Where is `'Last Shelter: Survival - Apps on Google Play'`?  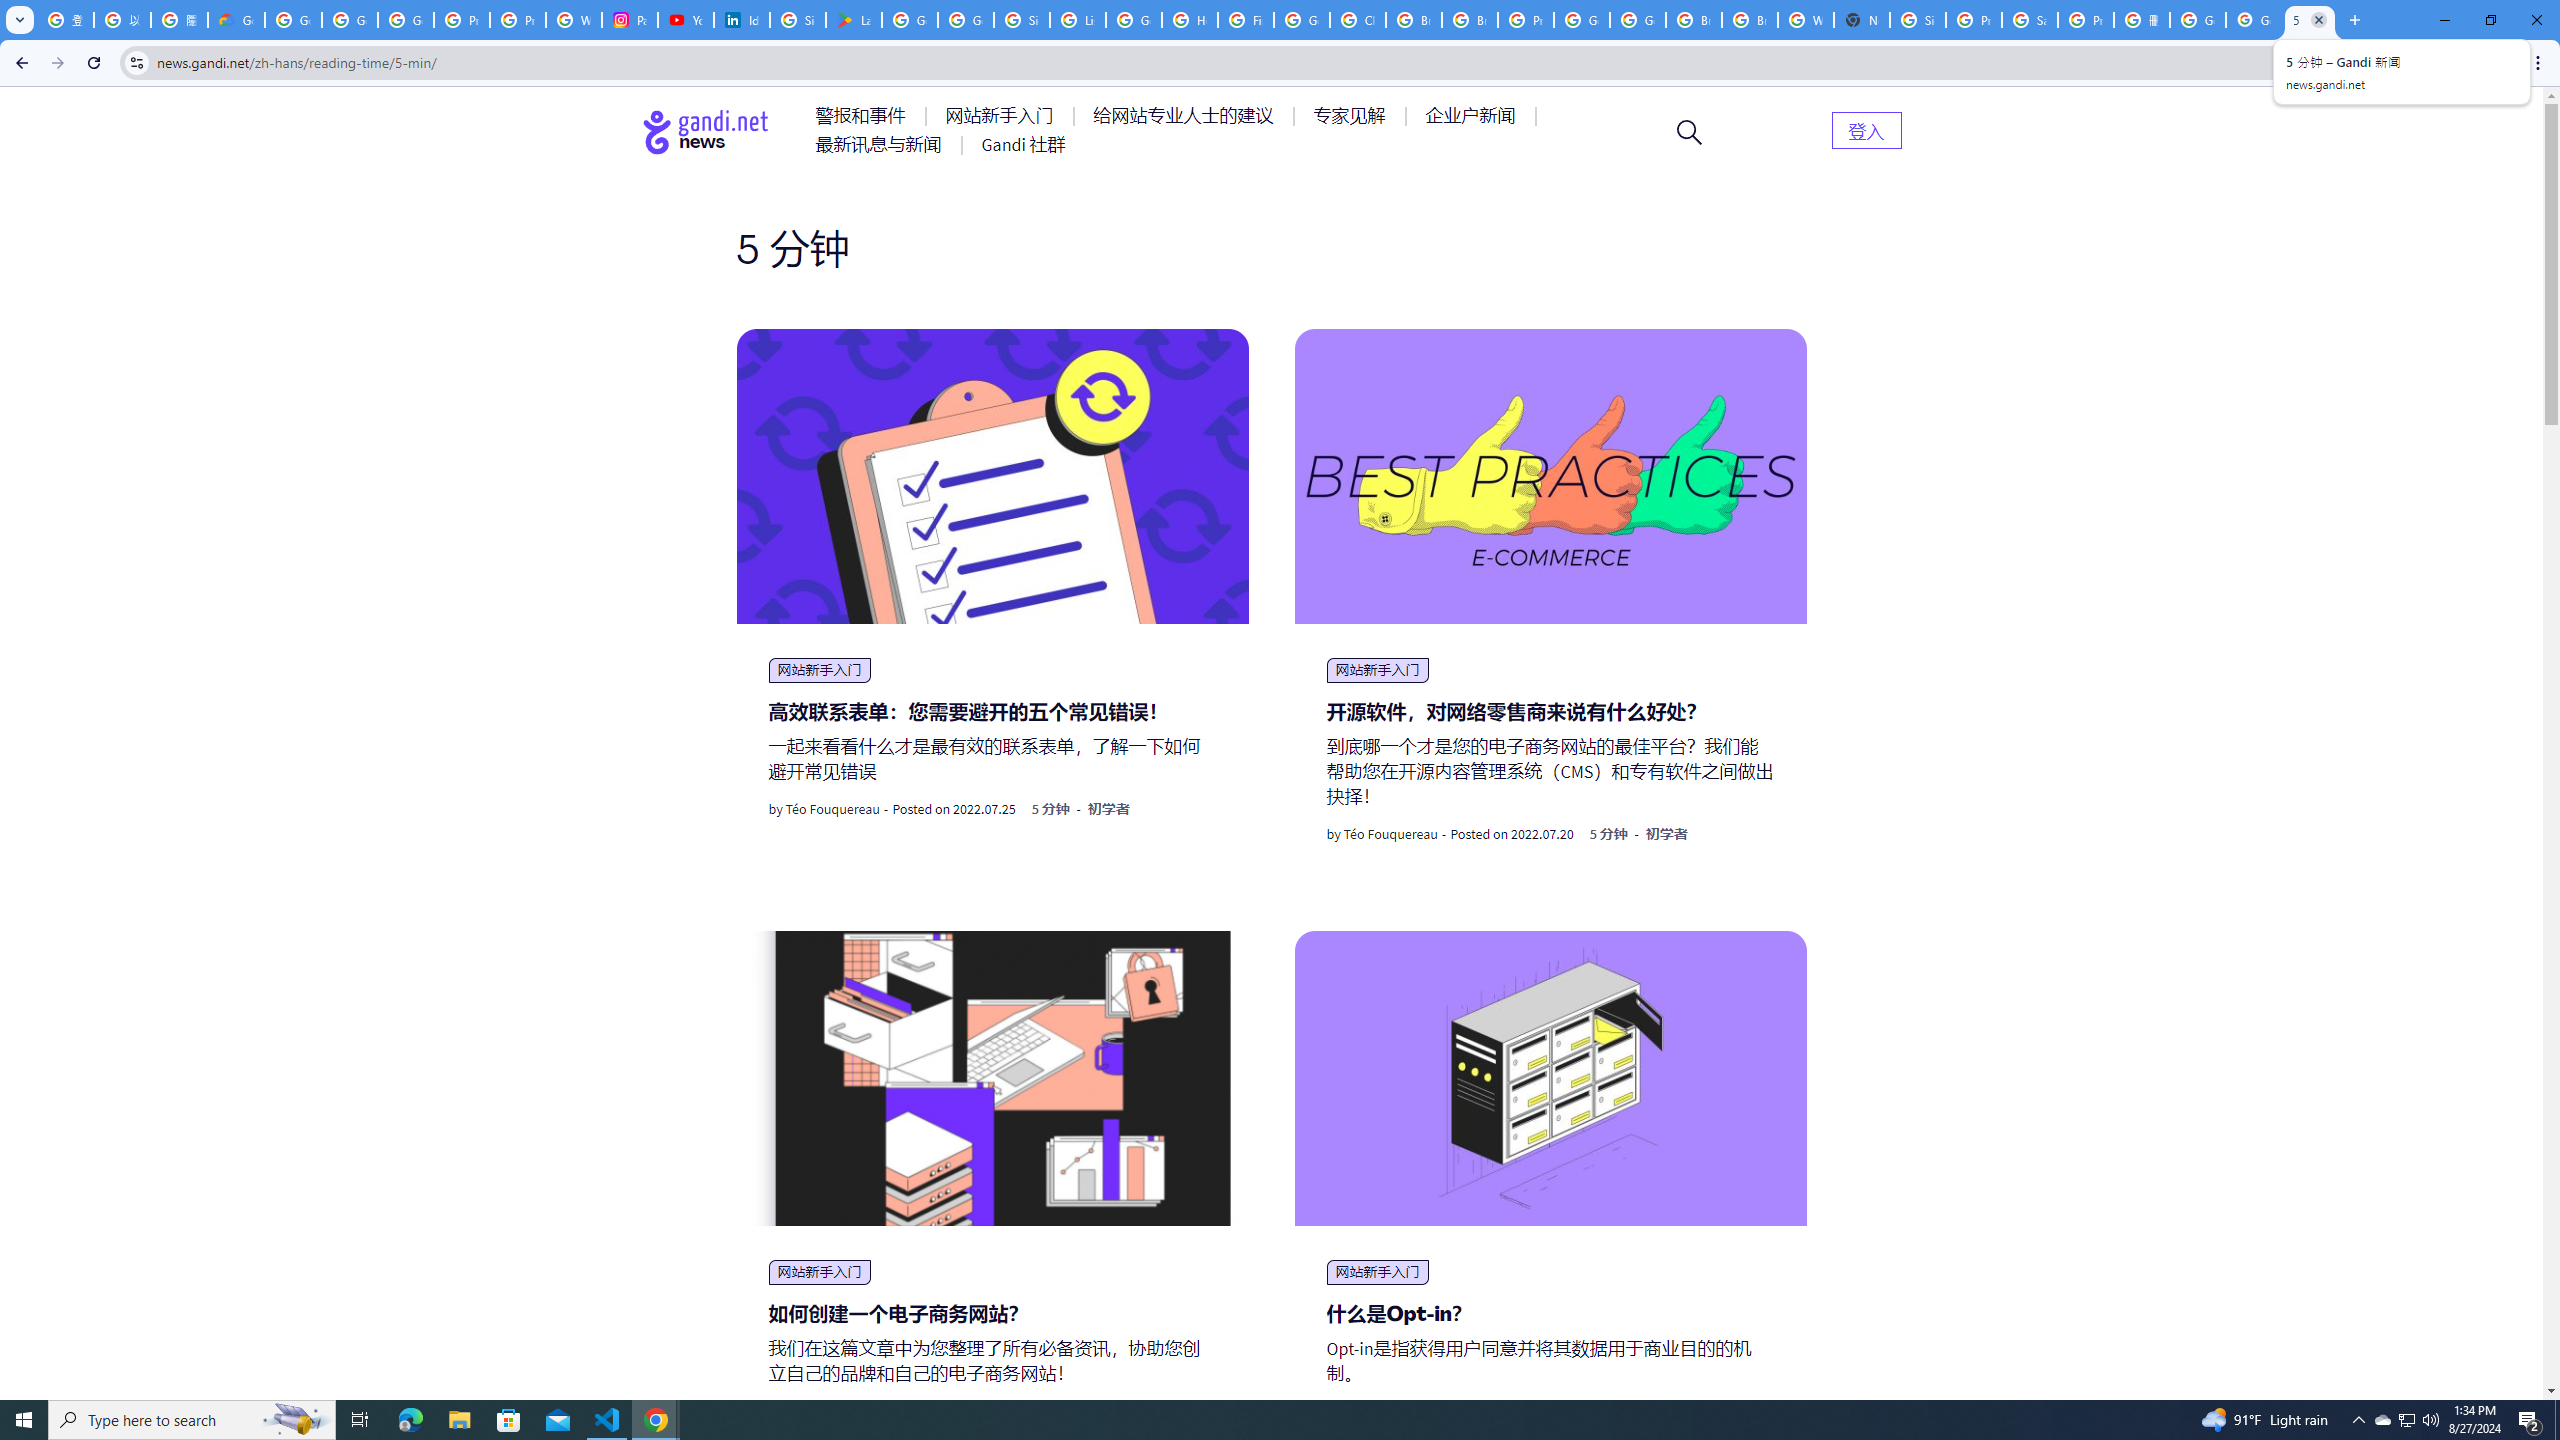
'Last Shelter: Survival - Apps on Google Play' is located at coordinates (852, 19).